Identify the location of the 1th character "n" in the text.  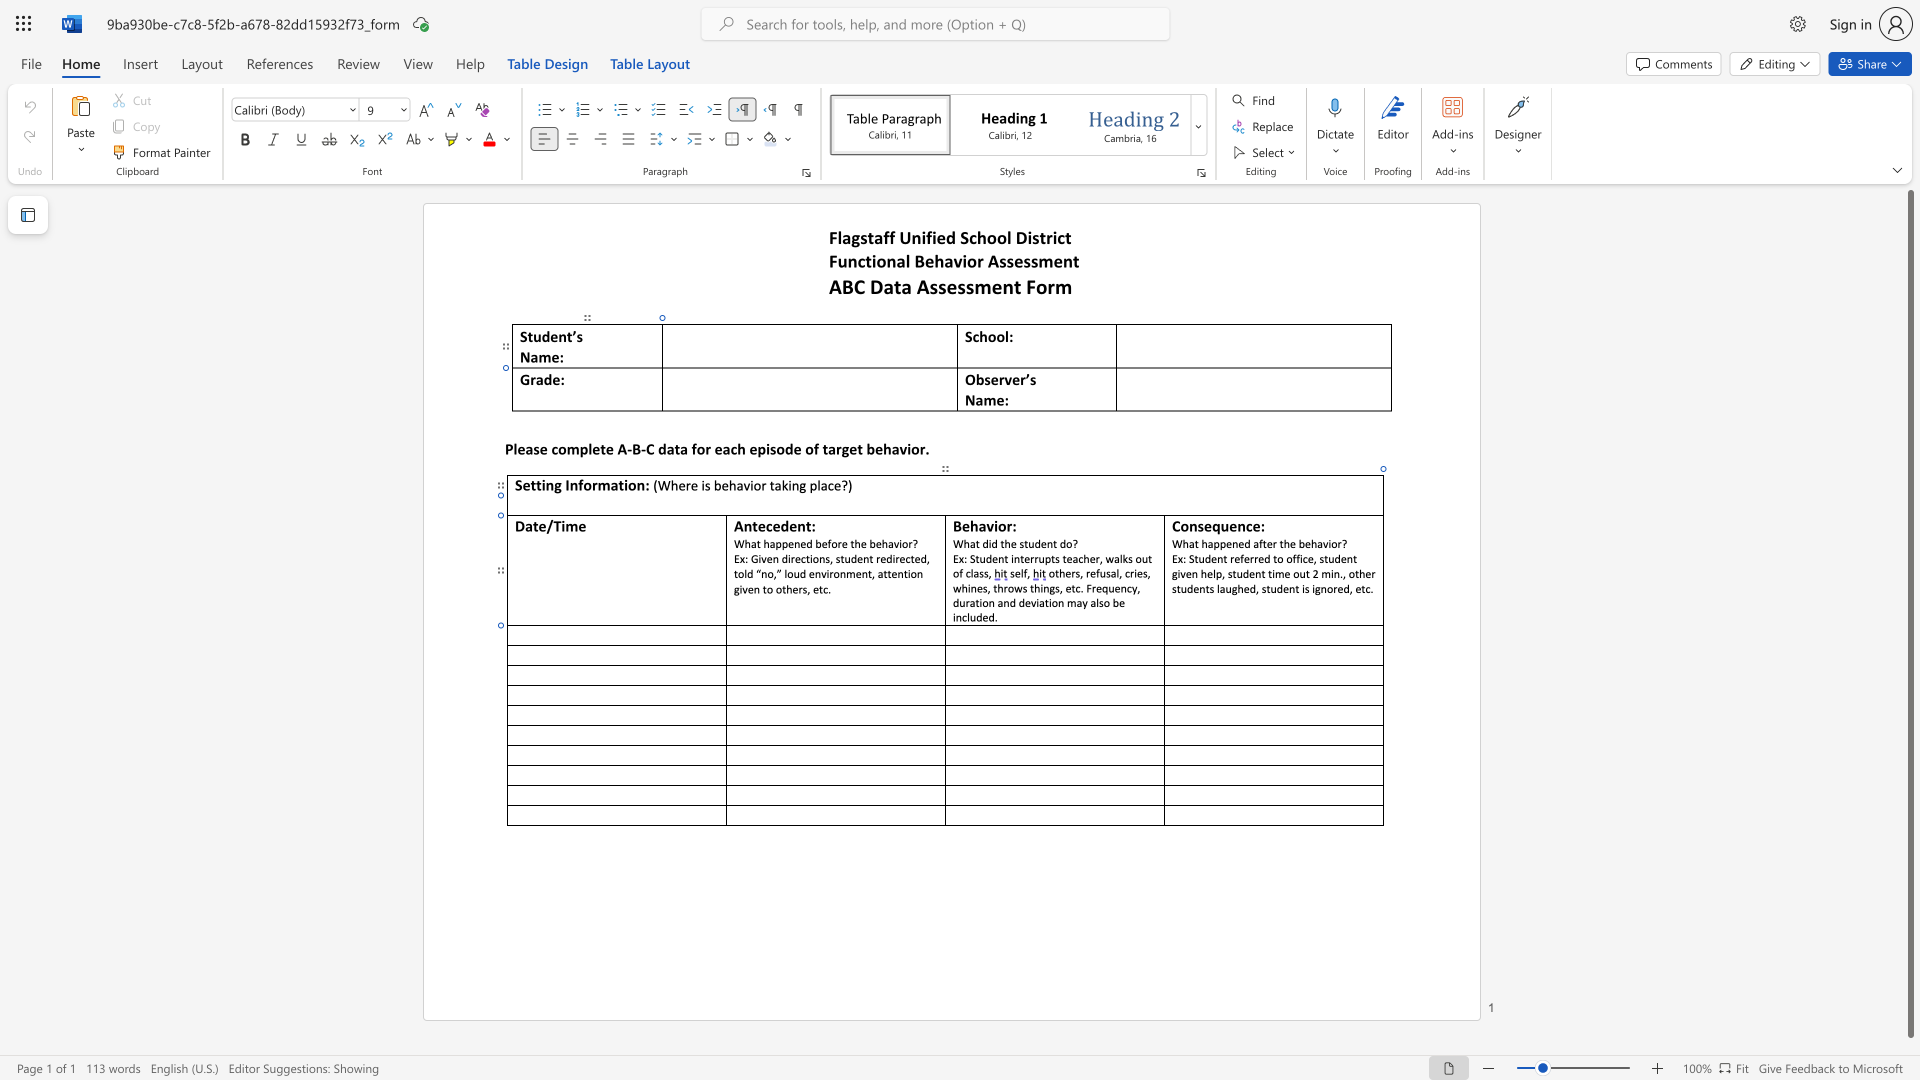
(1045, 587).